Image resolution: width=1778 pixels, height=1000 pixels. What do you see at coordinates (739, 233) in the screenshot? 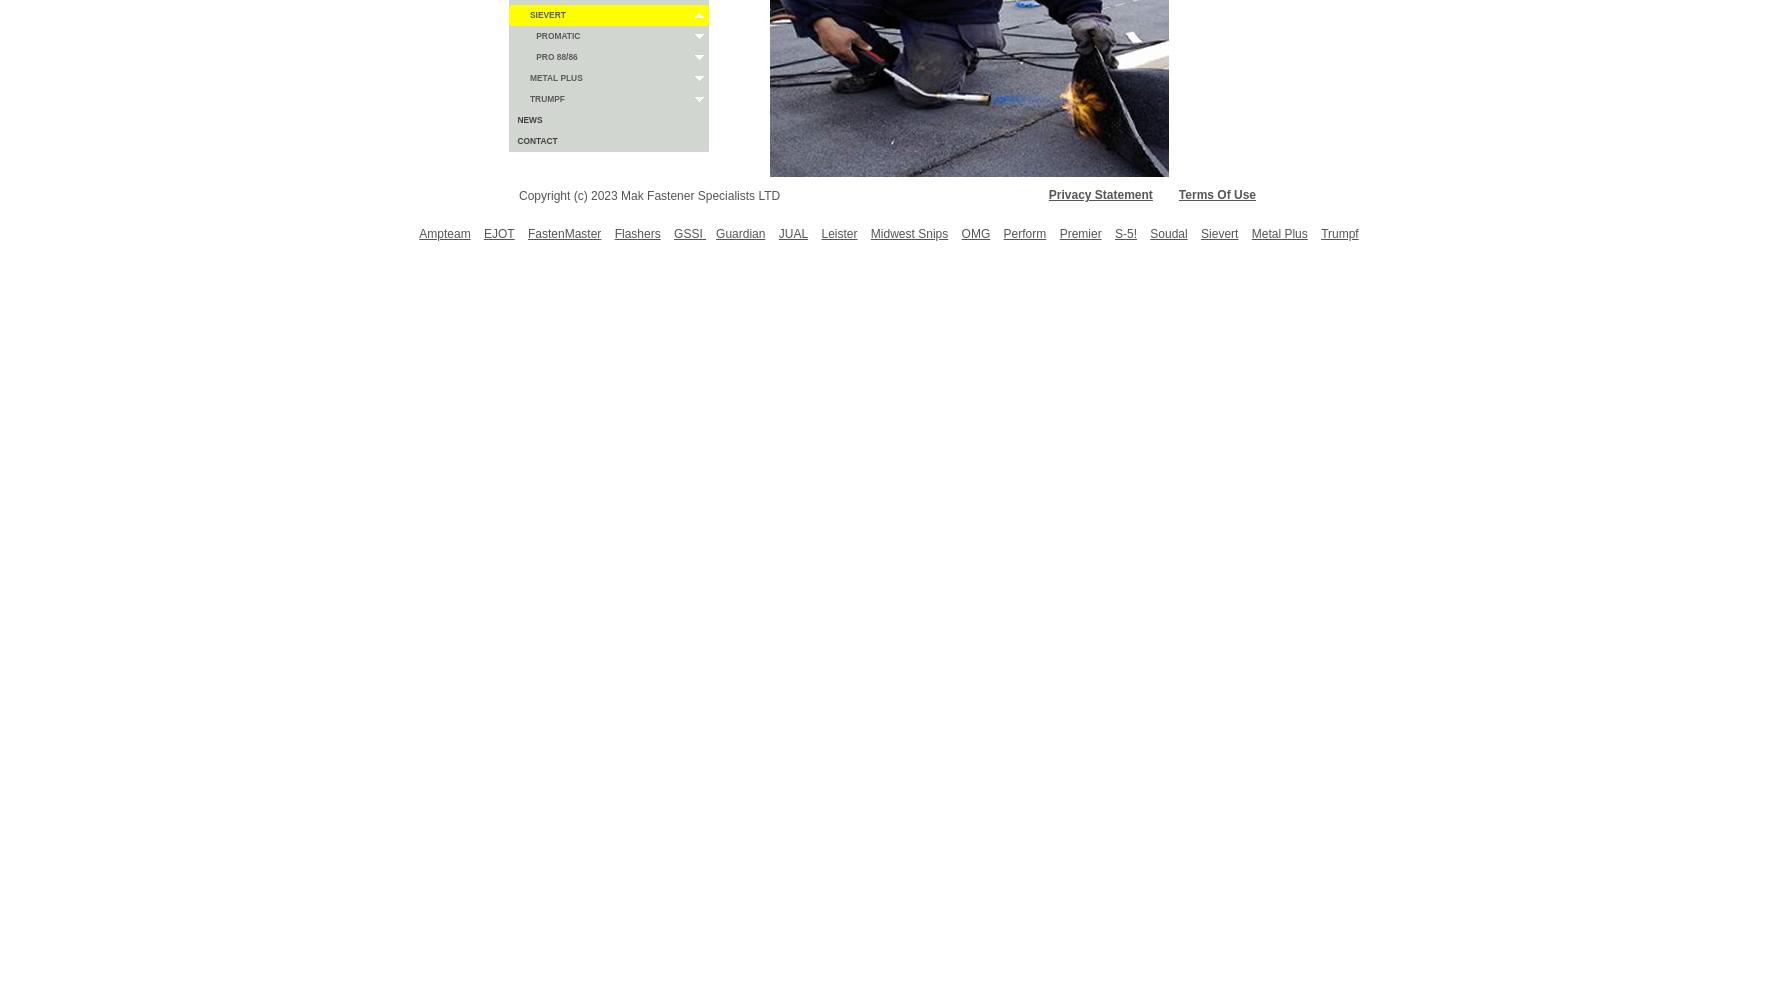
I see `'Guardian'` at bounding box center [739, 233].